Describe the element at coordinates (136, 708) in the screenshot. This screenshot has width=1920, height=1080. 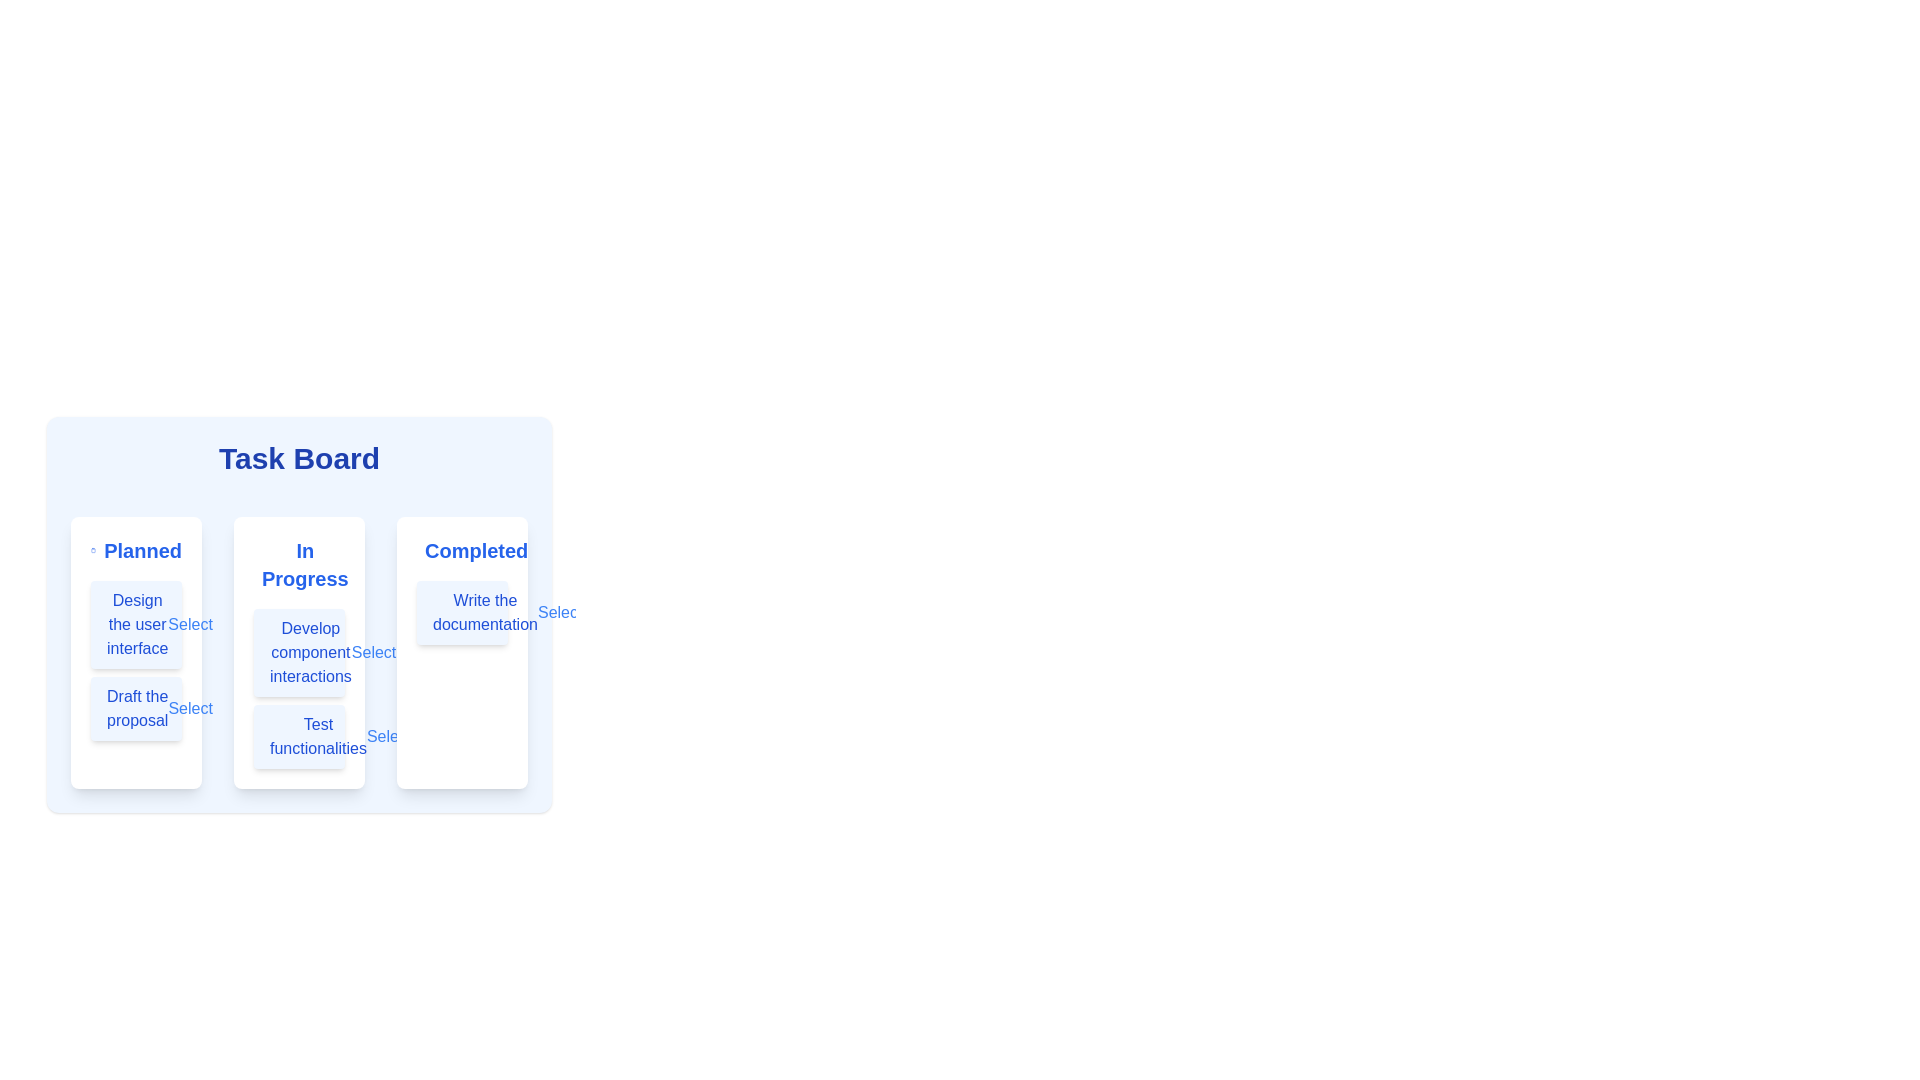
I see `the static text label reading 'Draft the proposal' styled in blue font, located in the 'Planned' column of the task board interface` at that location.